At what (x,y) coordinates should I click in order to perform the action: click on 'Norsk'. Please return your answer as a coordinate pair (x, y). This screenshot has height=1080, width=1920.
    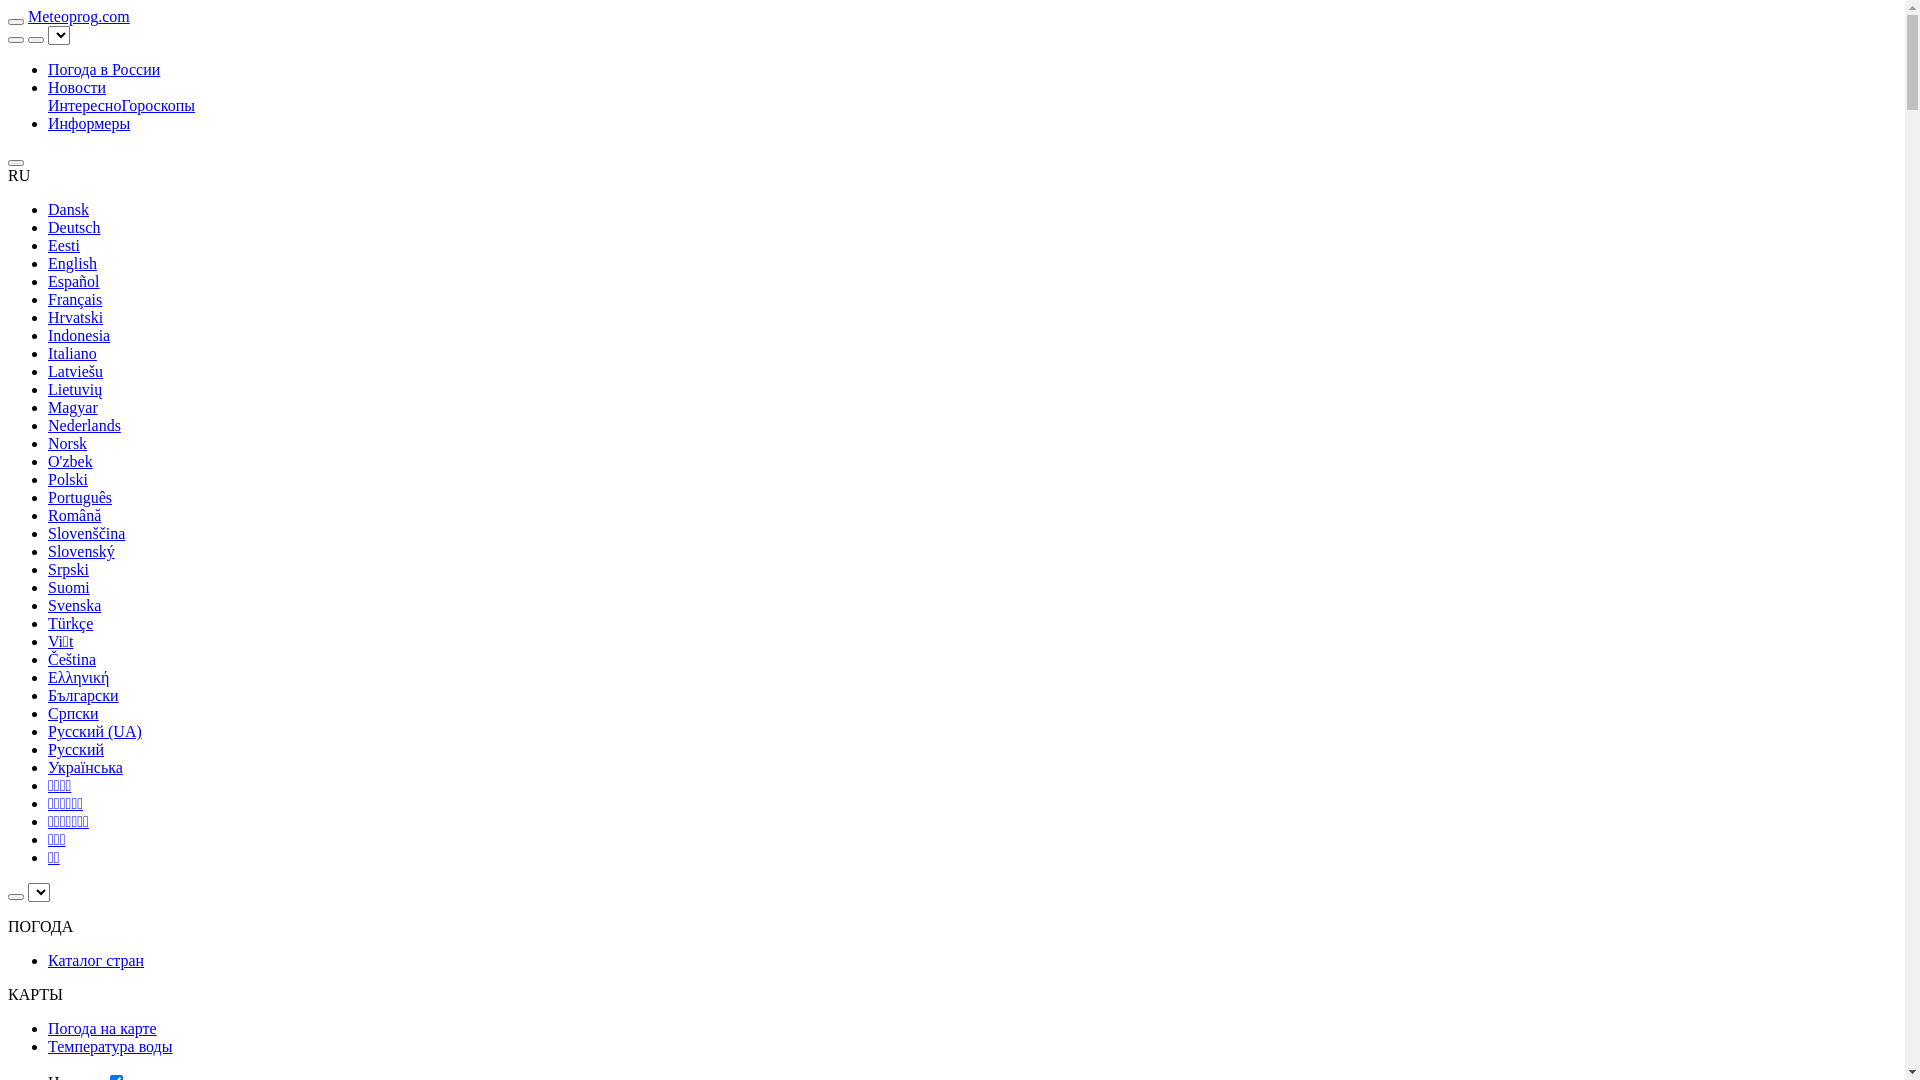
    Looking at the image, I should click on (67, 442).